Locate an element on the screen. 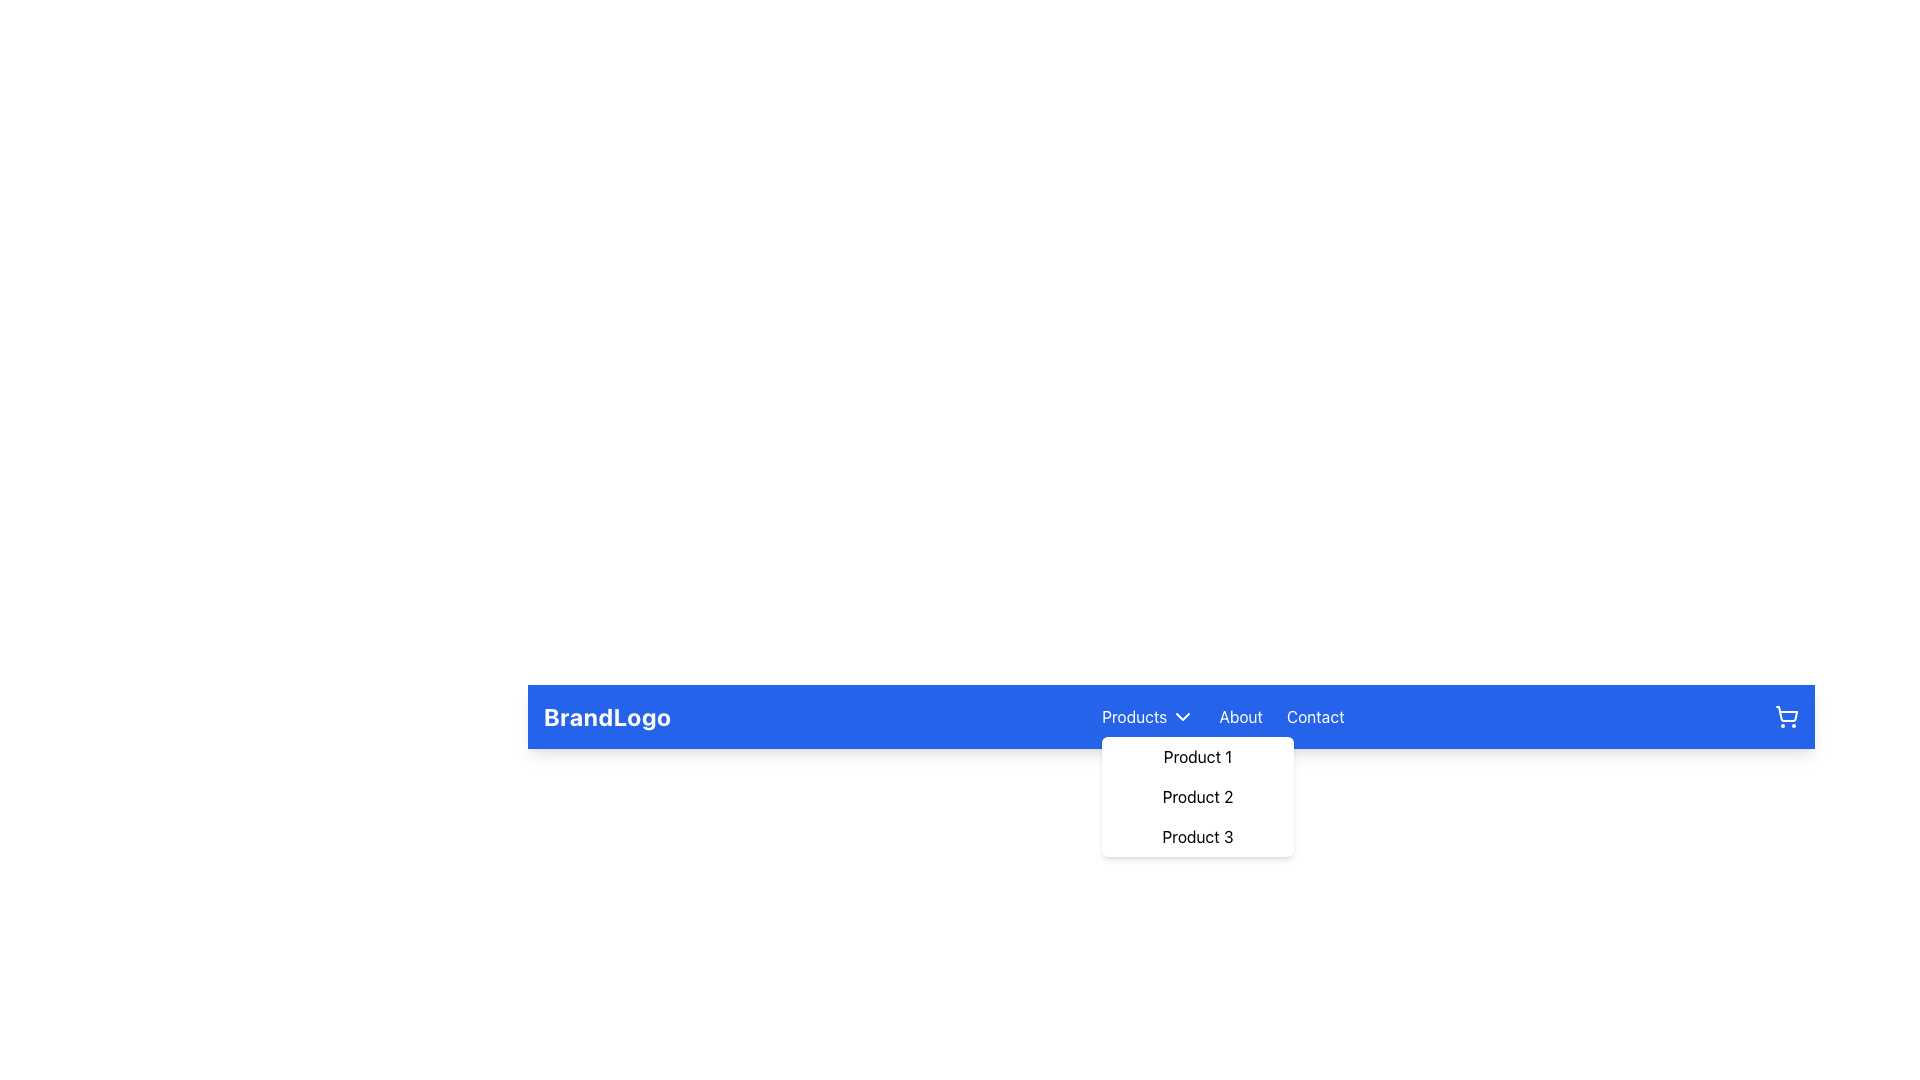  the fourth navigation link between the 'Products' and 'Contact' labels is located at coordinates (1240, 716).